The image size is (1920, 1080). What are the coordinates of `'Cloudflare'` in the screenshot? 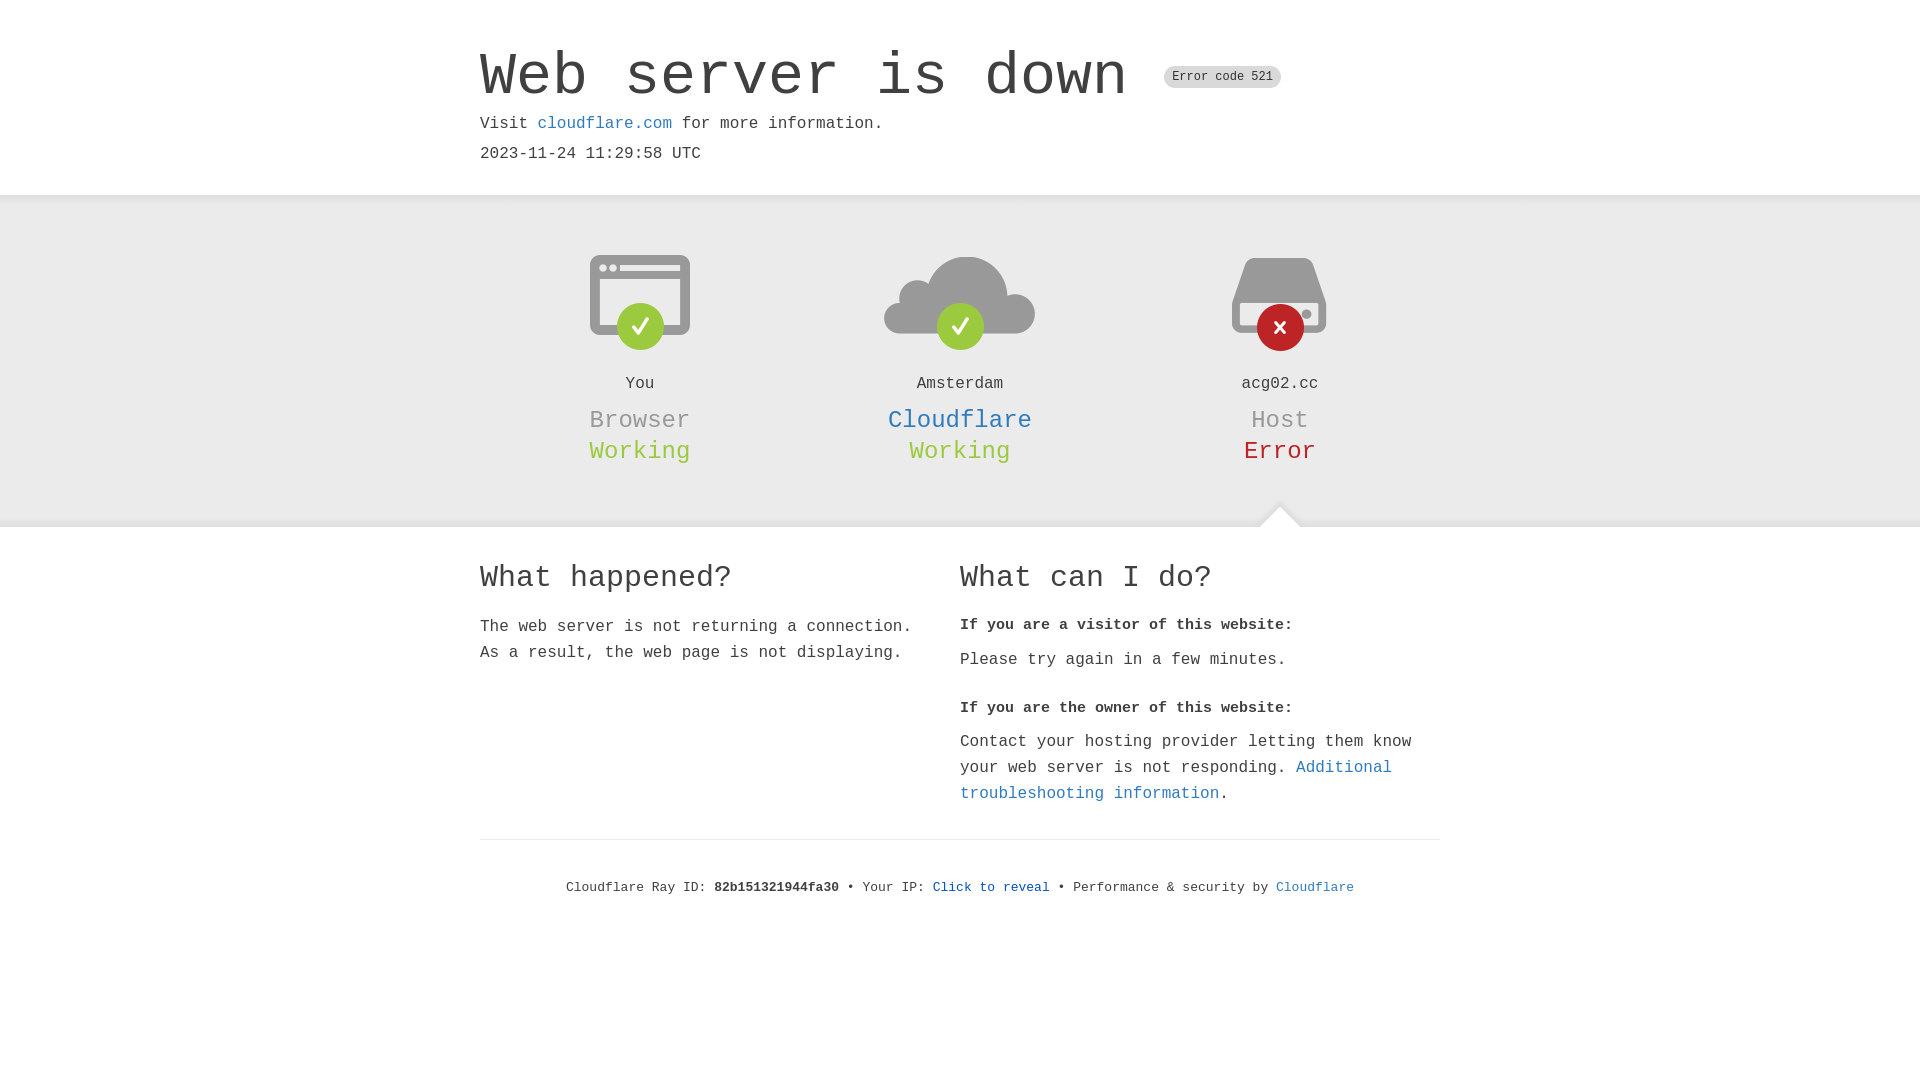 It's located at (960, 419).